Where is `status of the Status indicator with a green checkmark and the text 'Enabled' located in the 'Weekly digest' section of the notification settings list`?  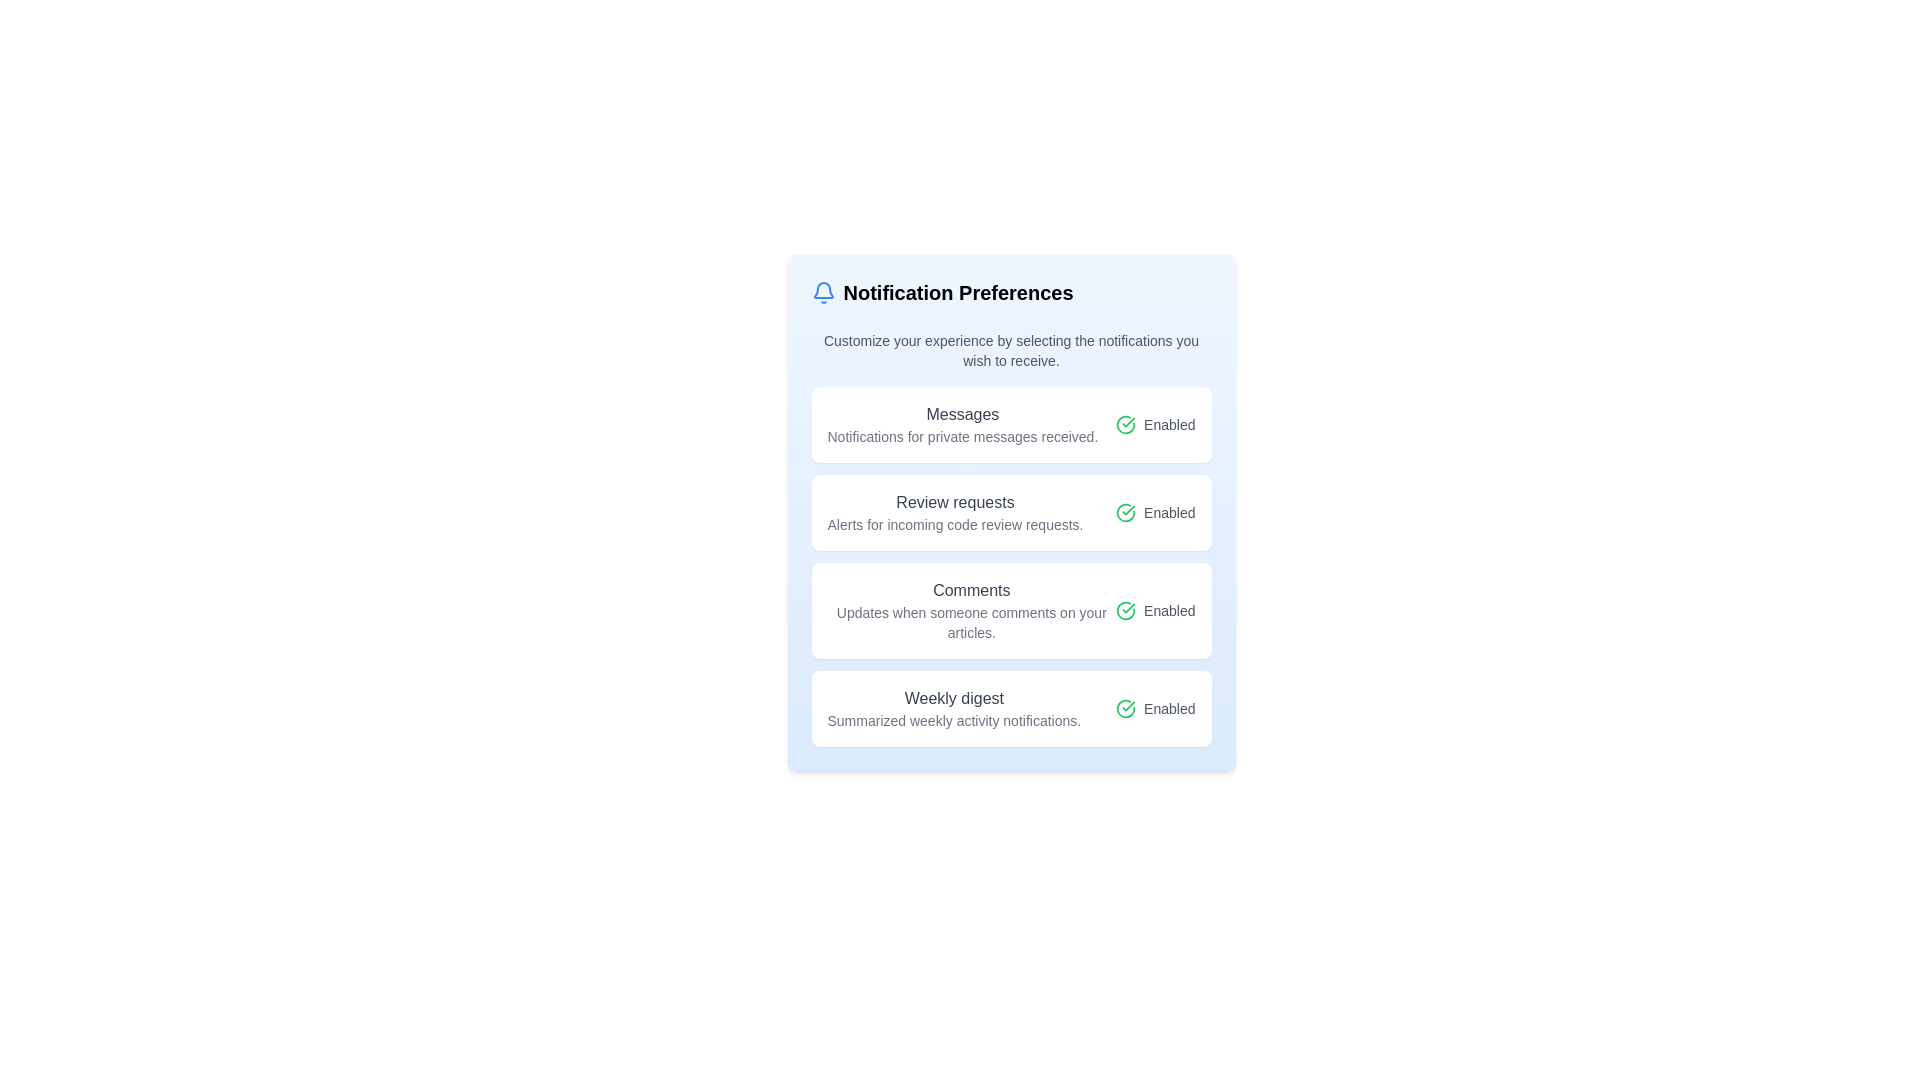
status of the Status indicator with a green checkmark and the text 'Enabled' located in the 'Weekly digest' section of the notification settings list is located at coordinates (1155, 708).